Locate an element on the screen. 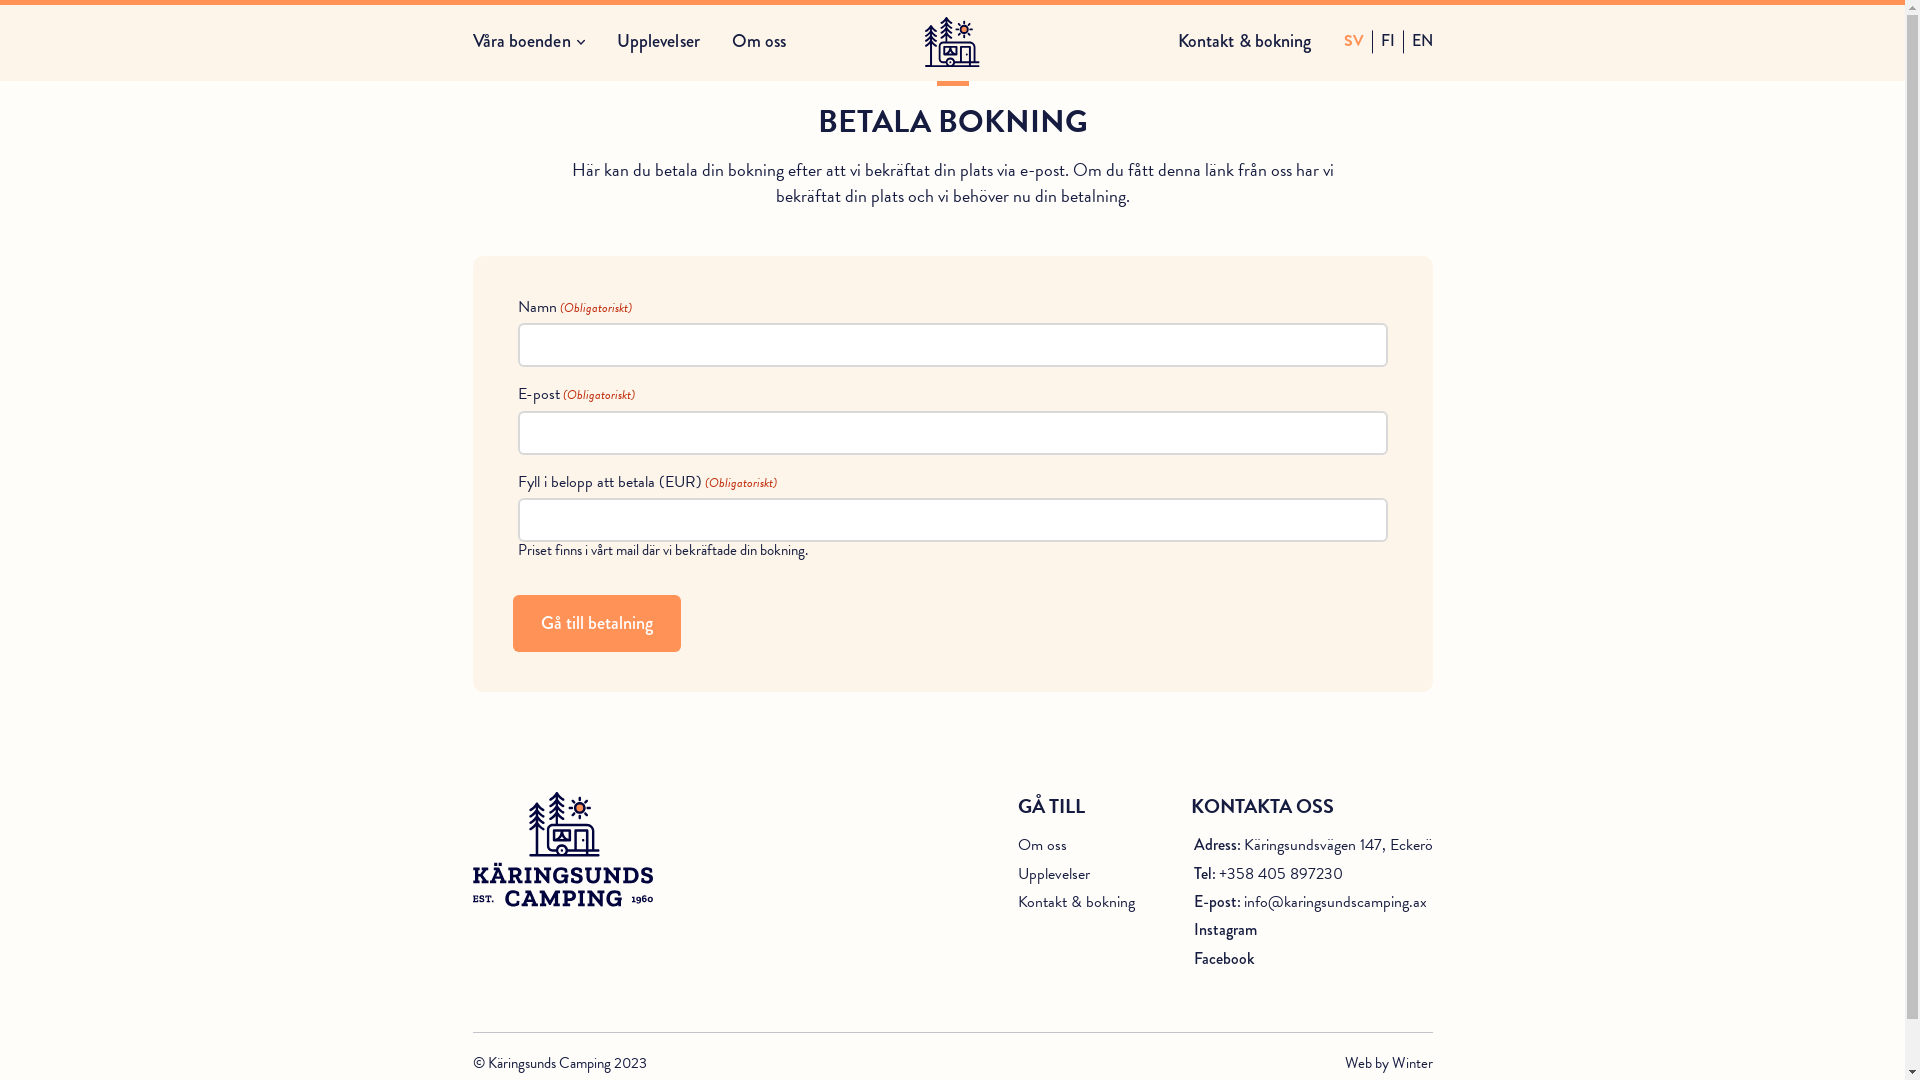  'Upplevelser' is located at coordinates (658, 41).